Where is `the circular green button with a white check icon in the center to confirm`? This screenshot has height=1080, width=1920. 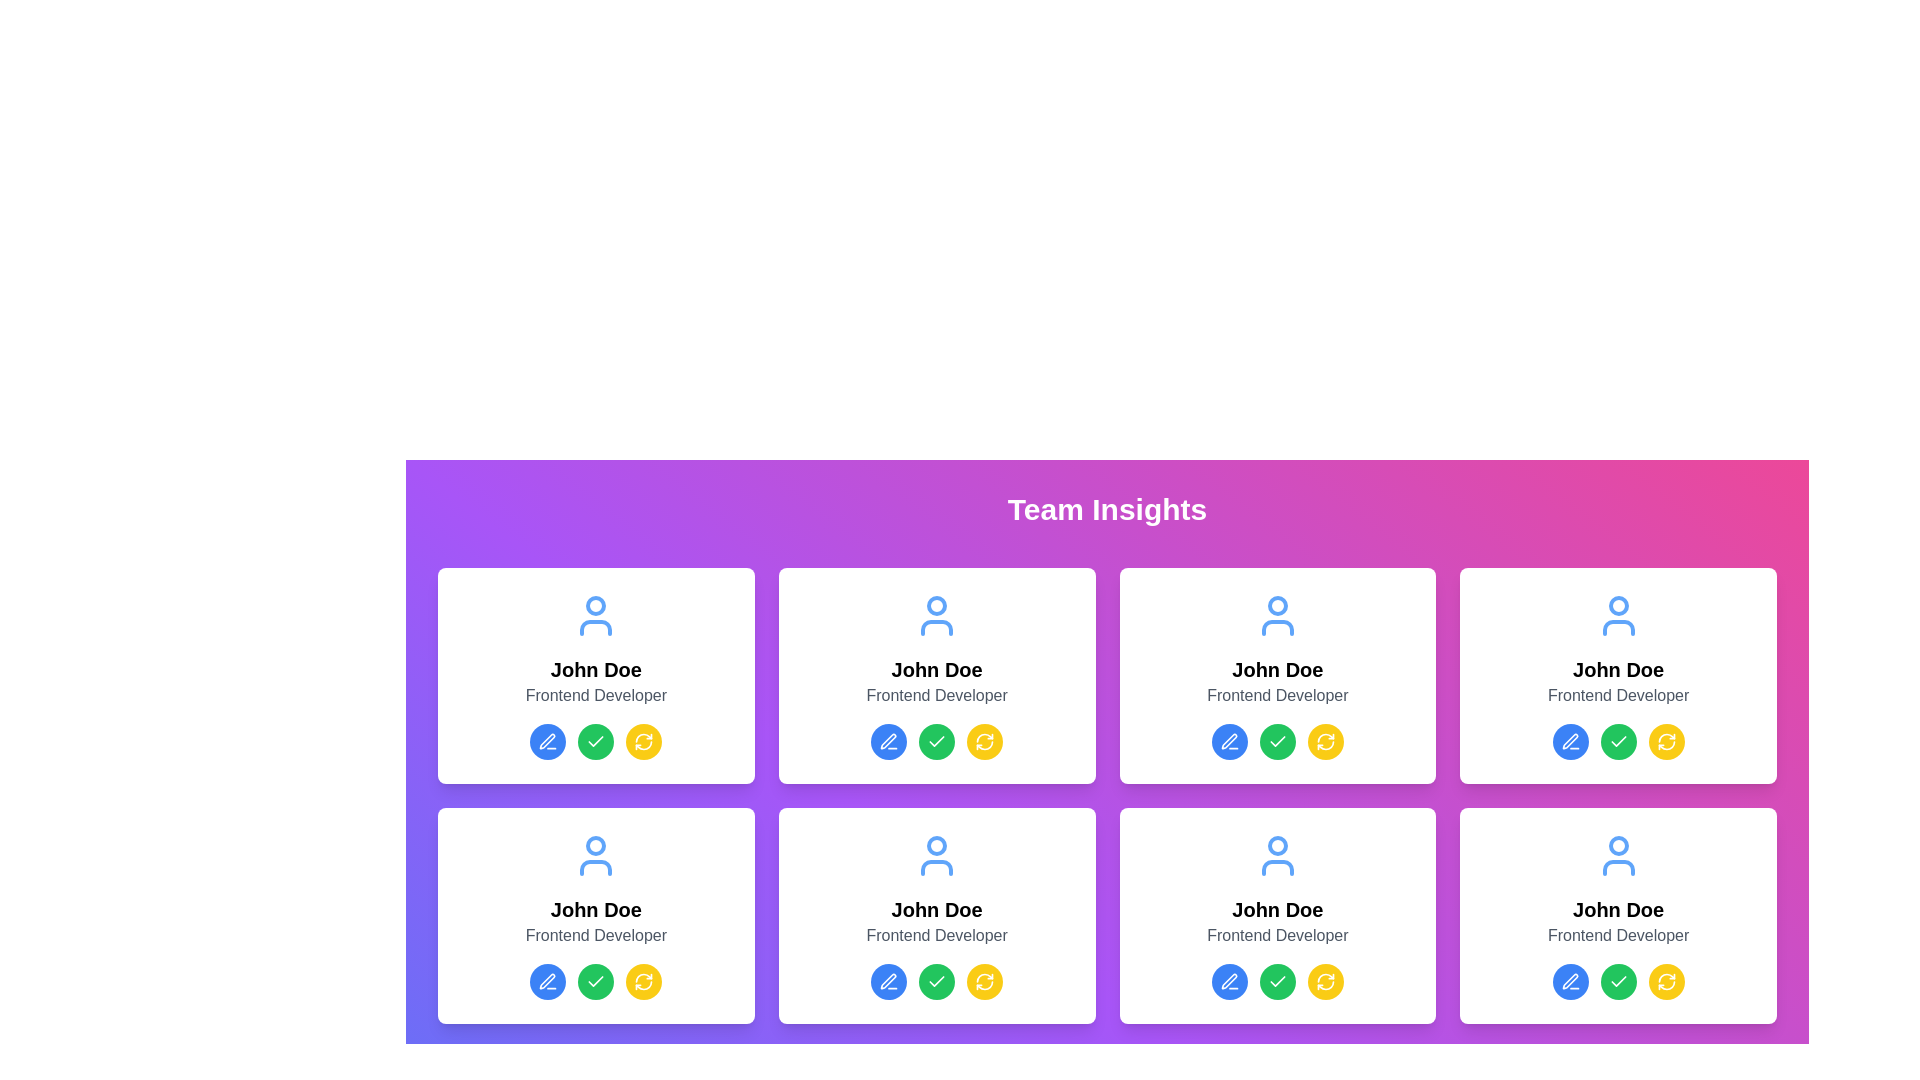 the circular green button with a white check icon in the center to confirm is located at coordinates (595, 741).